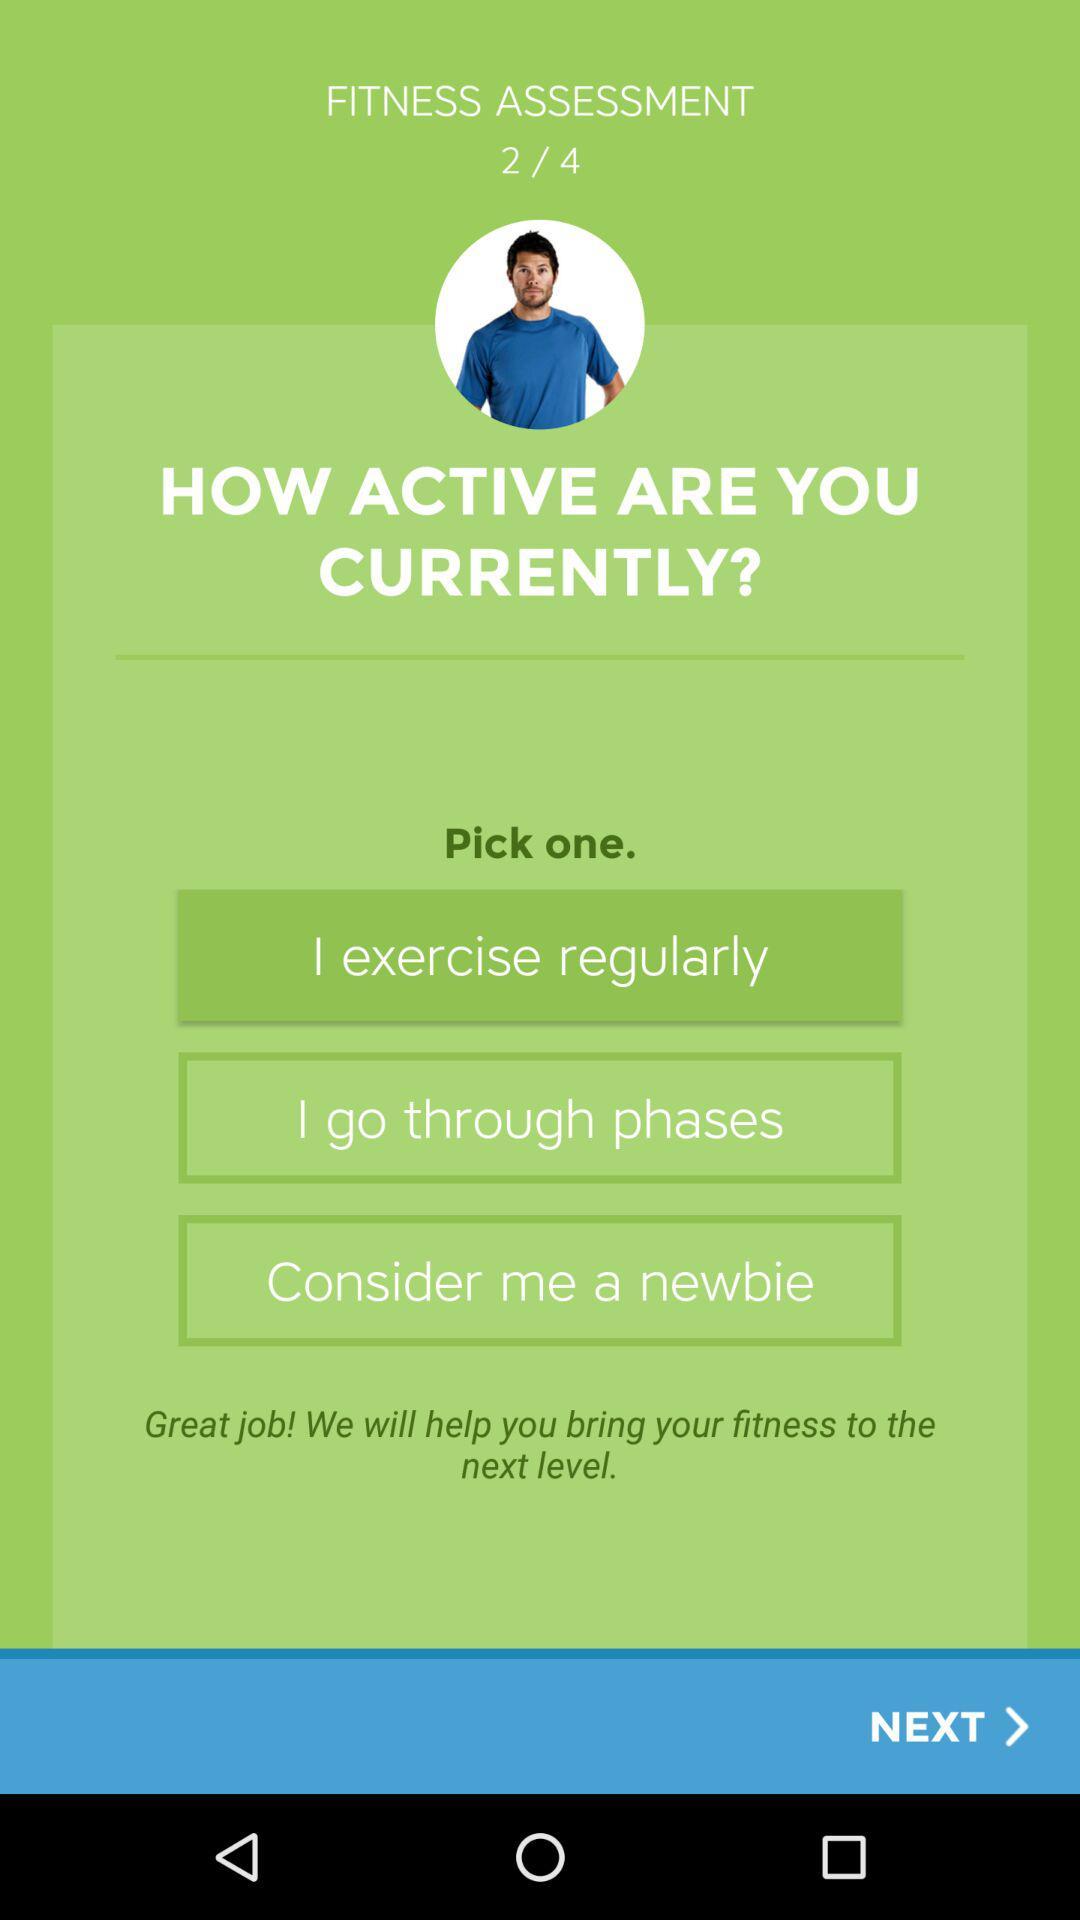 Image resolution: width=1080 pixels, height=1920 pixels. I want to click on i go through icon, so click(540, 1116).